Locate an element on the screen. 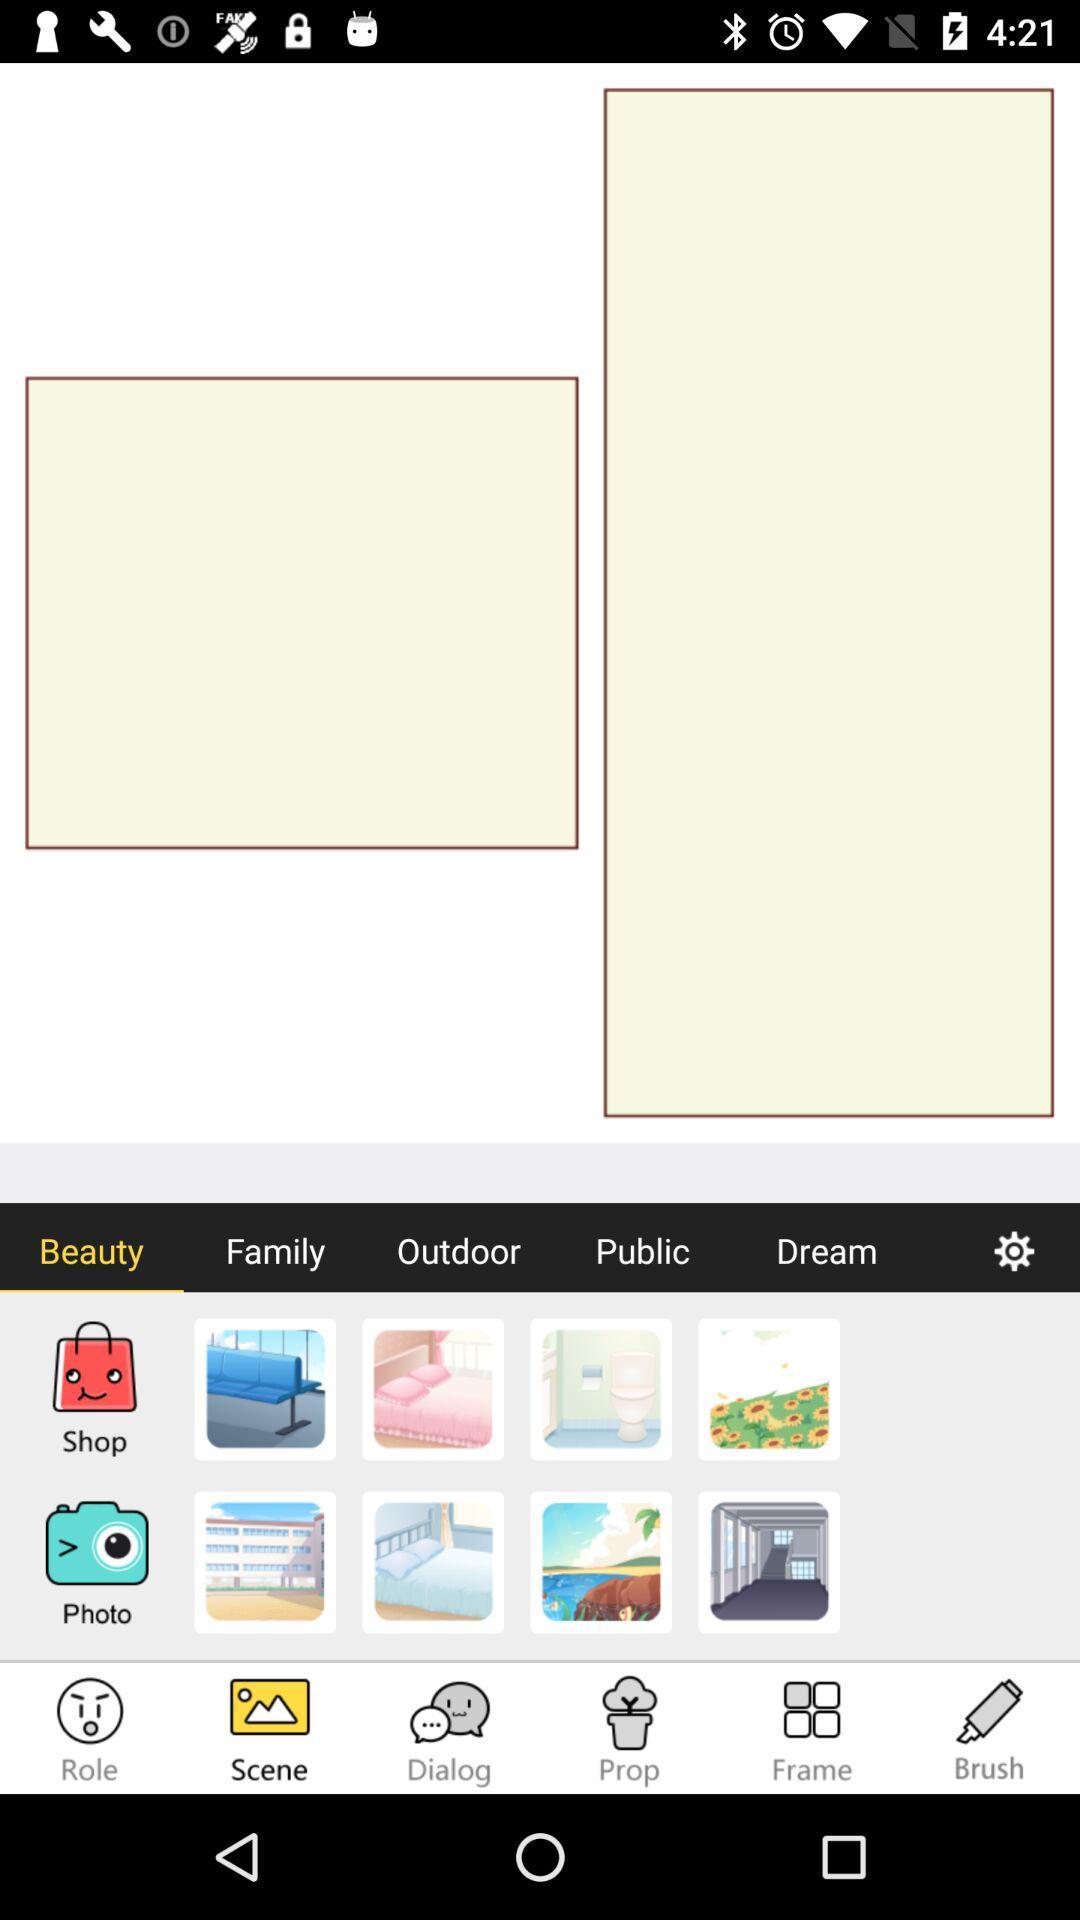 This screenshot has width=1080, height=1920. the emoji icon is located at coordinates (628, 1730).